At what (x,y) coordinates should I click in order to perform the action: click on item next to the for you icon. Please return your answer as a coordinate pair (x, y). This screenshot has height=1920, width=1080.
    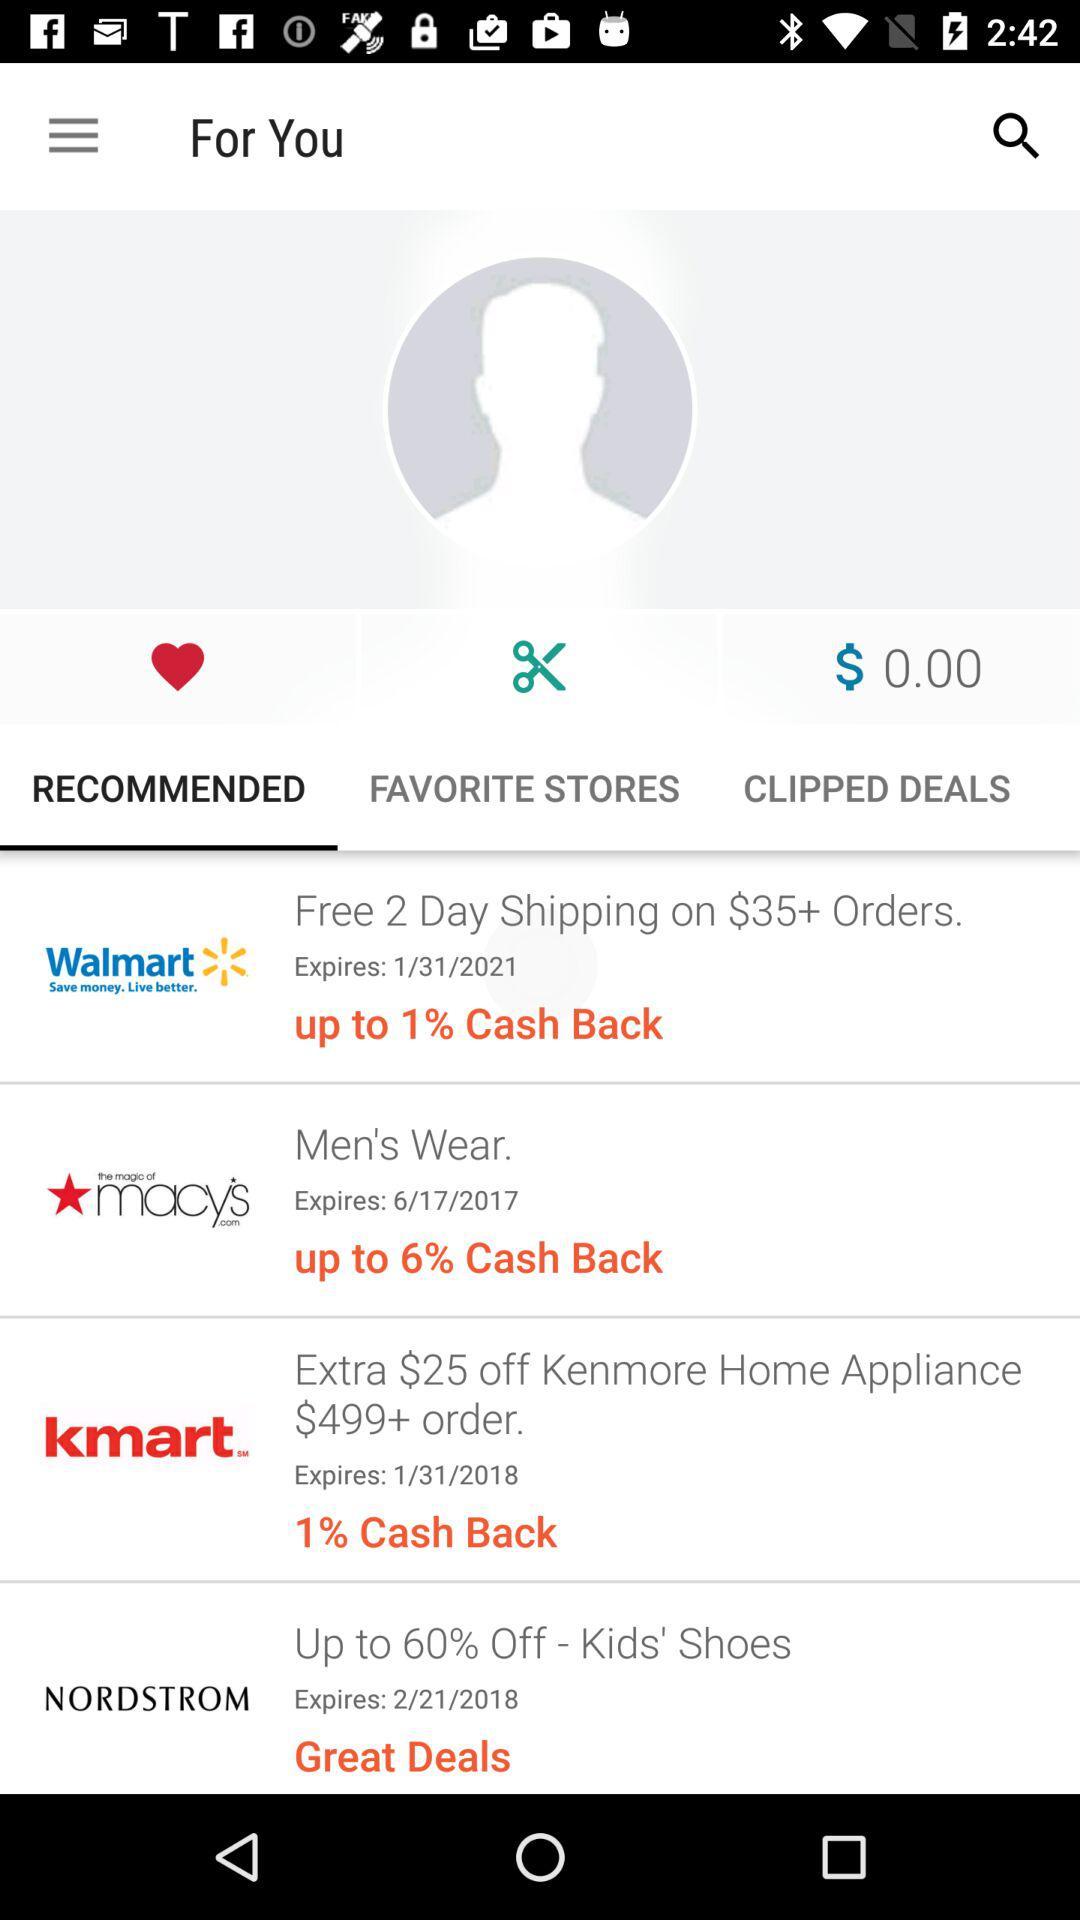
    Looking at the image, I should click on (1017, 135).